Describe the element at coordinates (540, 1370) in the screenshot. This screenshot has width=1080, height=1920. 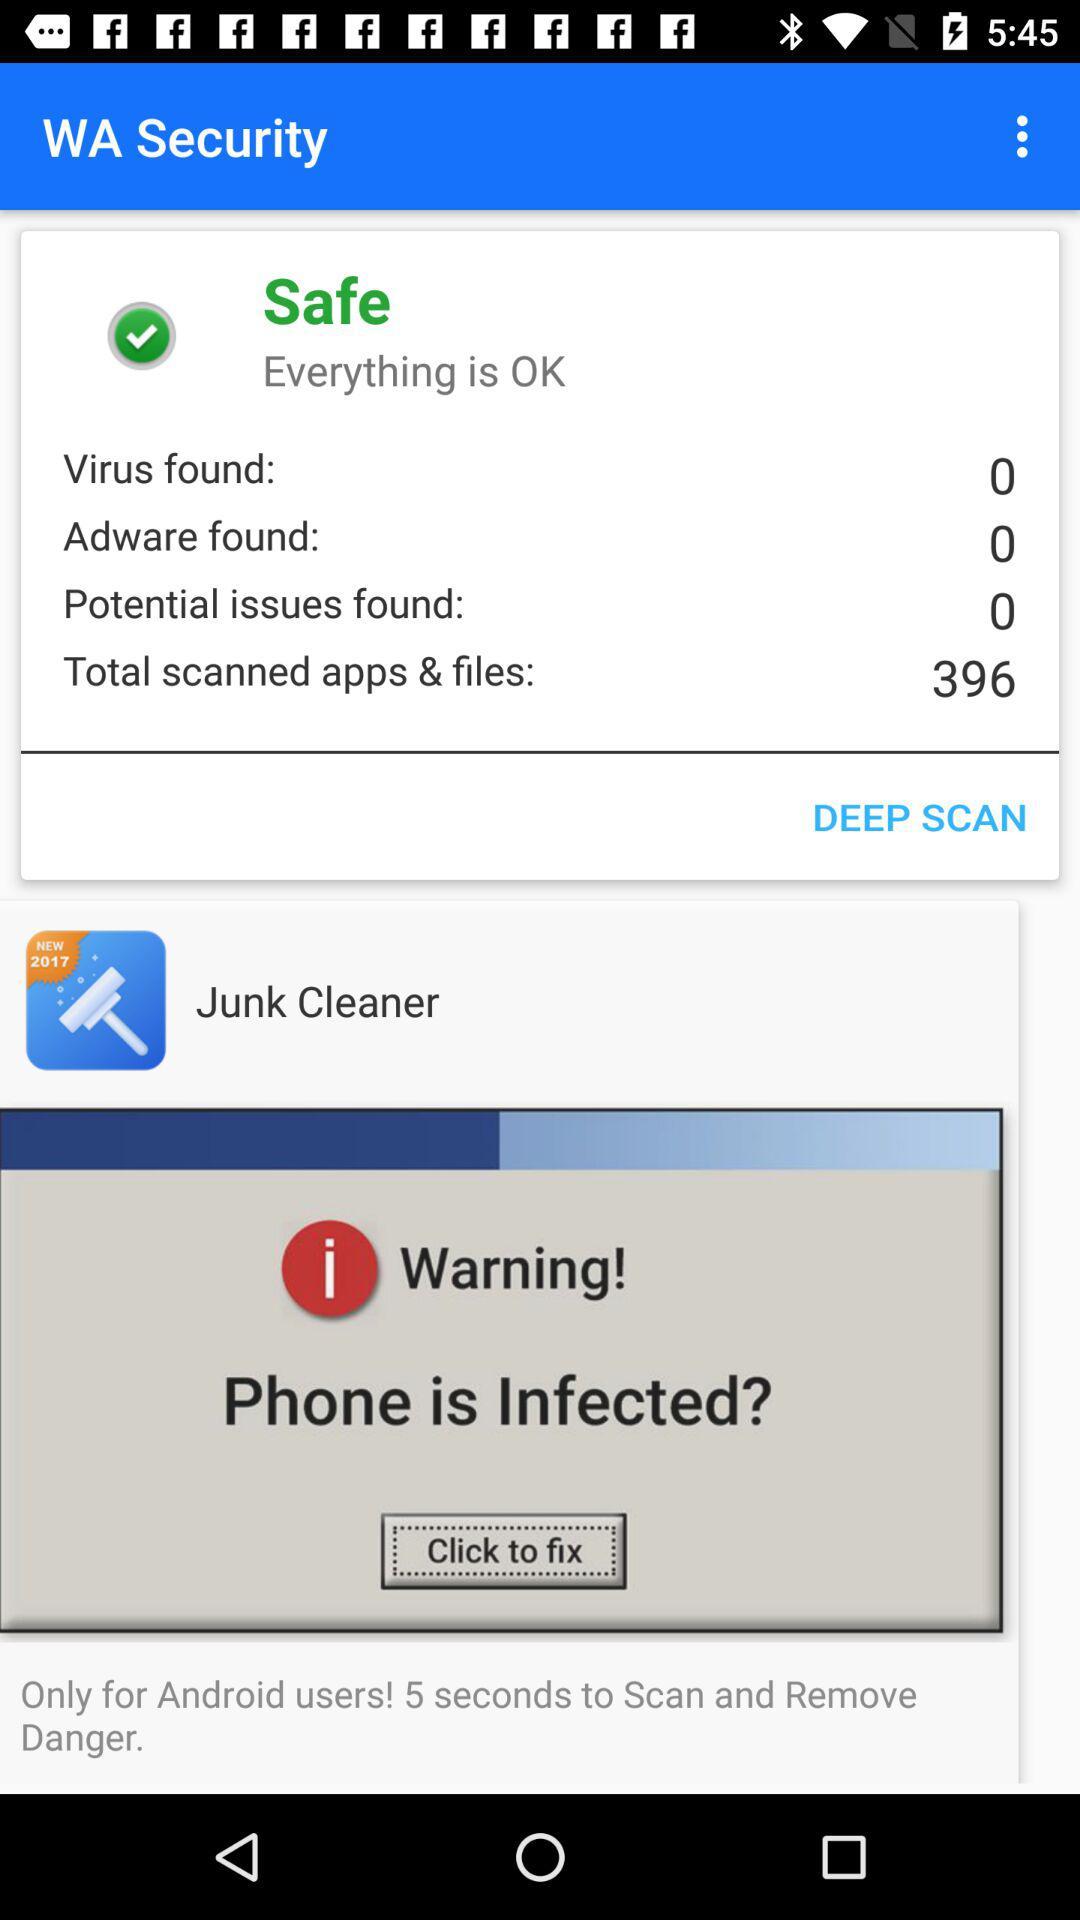
I see `icon above the only for android` at that location.